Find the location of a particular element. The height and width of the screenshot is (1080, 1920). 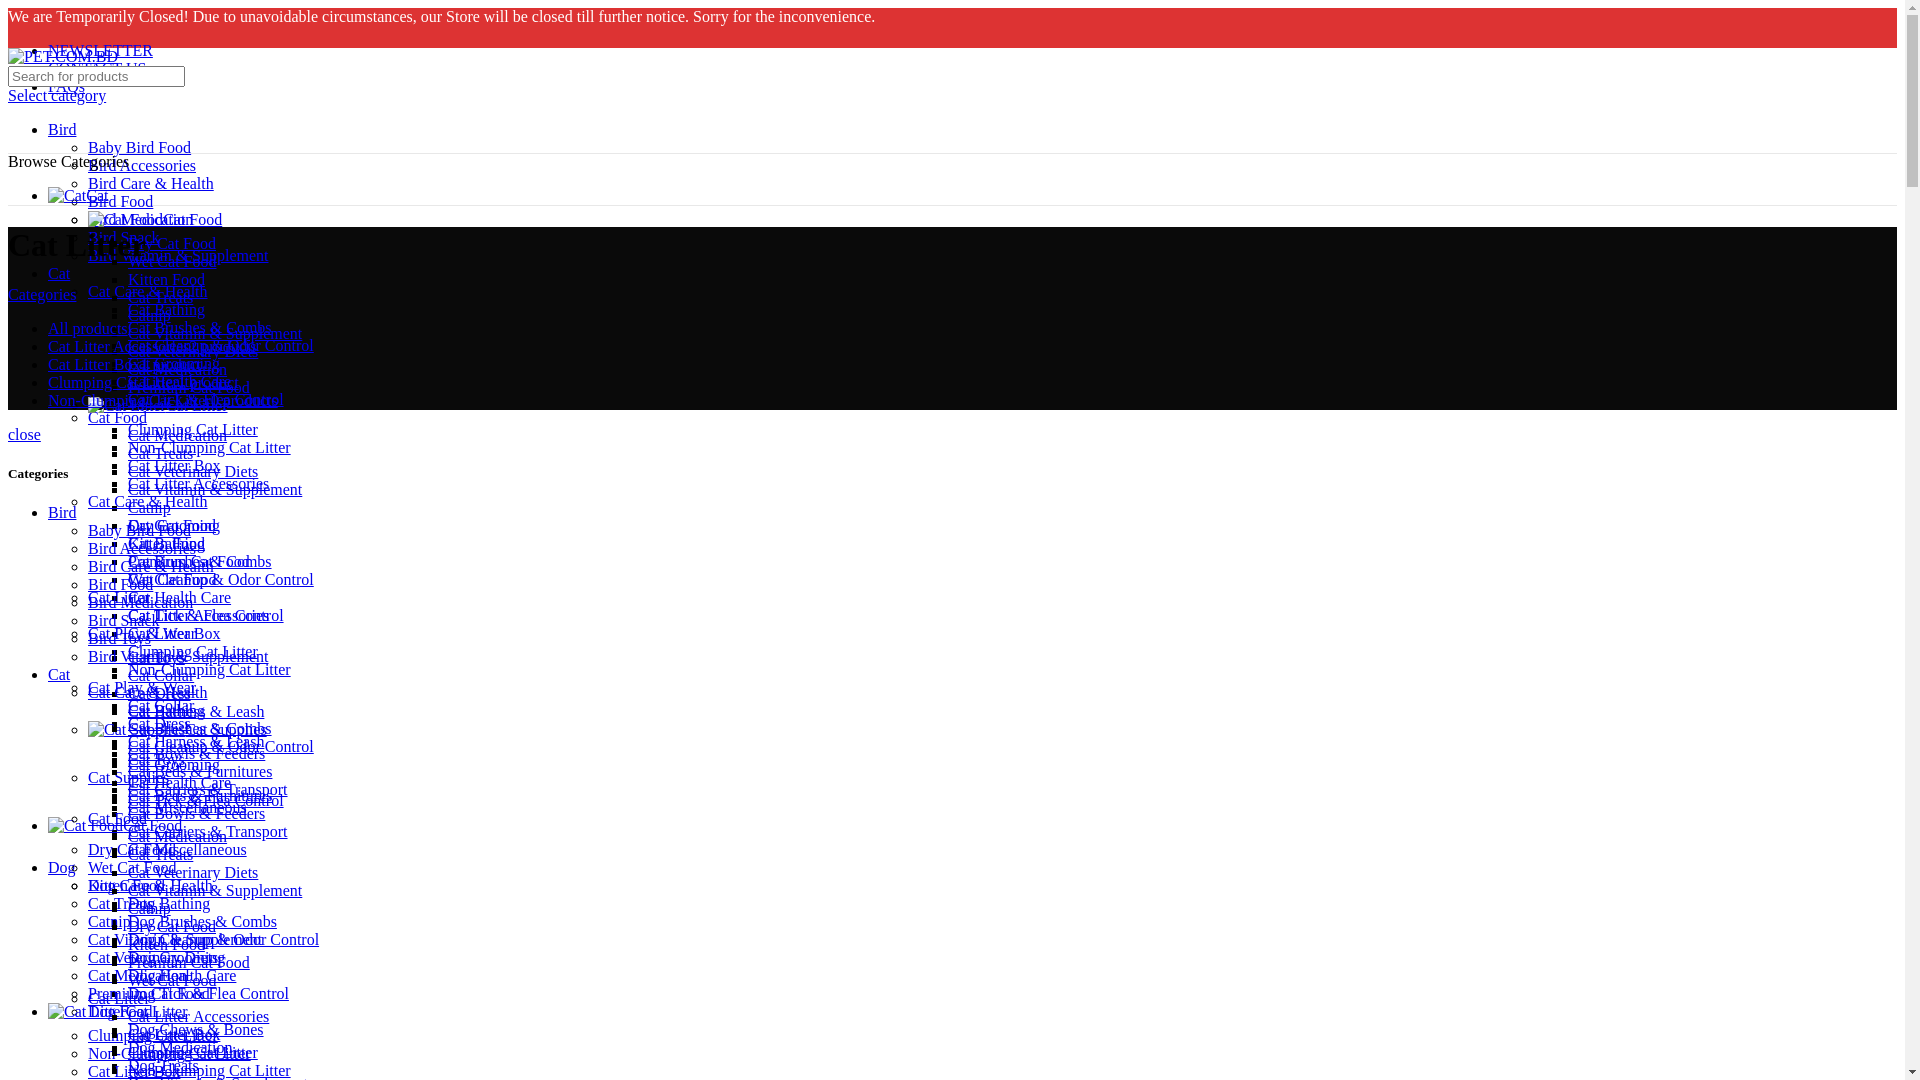

'Bird Food' is located at coordinates (119, 201).